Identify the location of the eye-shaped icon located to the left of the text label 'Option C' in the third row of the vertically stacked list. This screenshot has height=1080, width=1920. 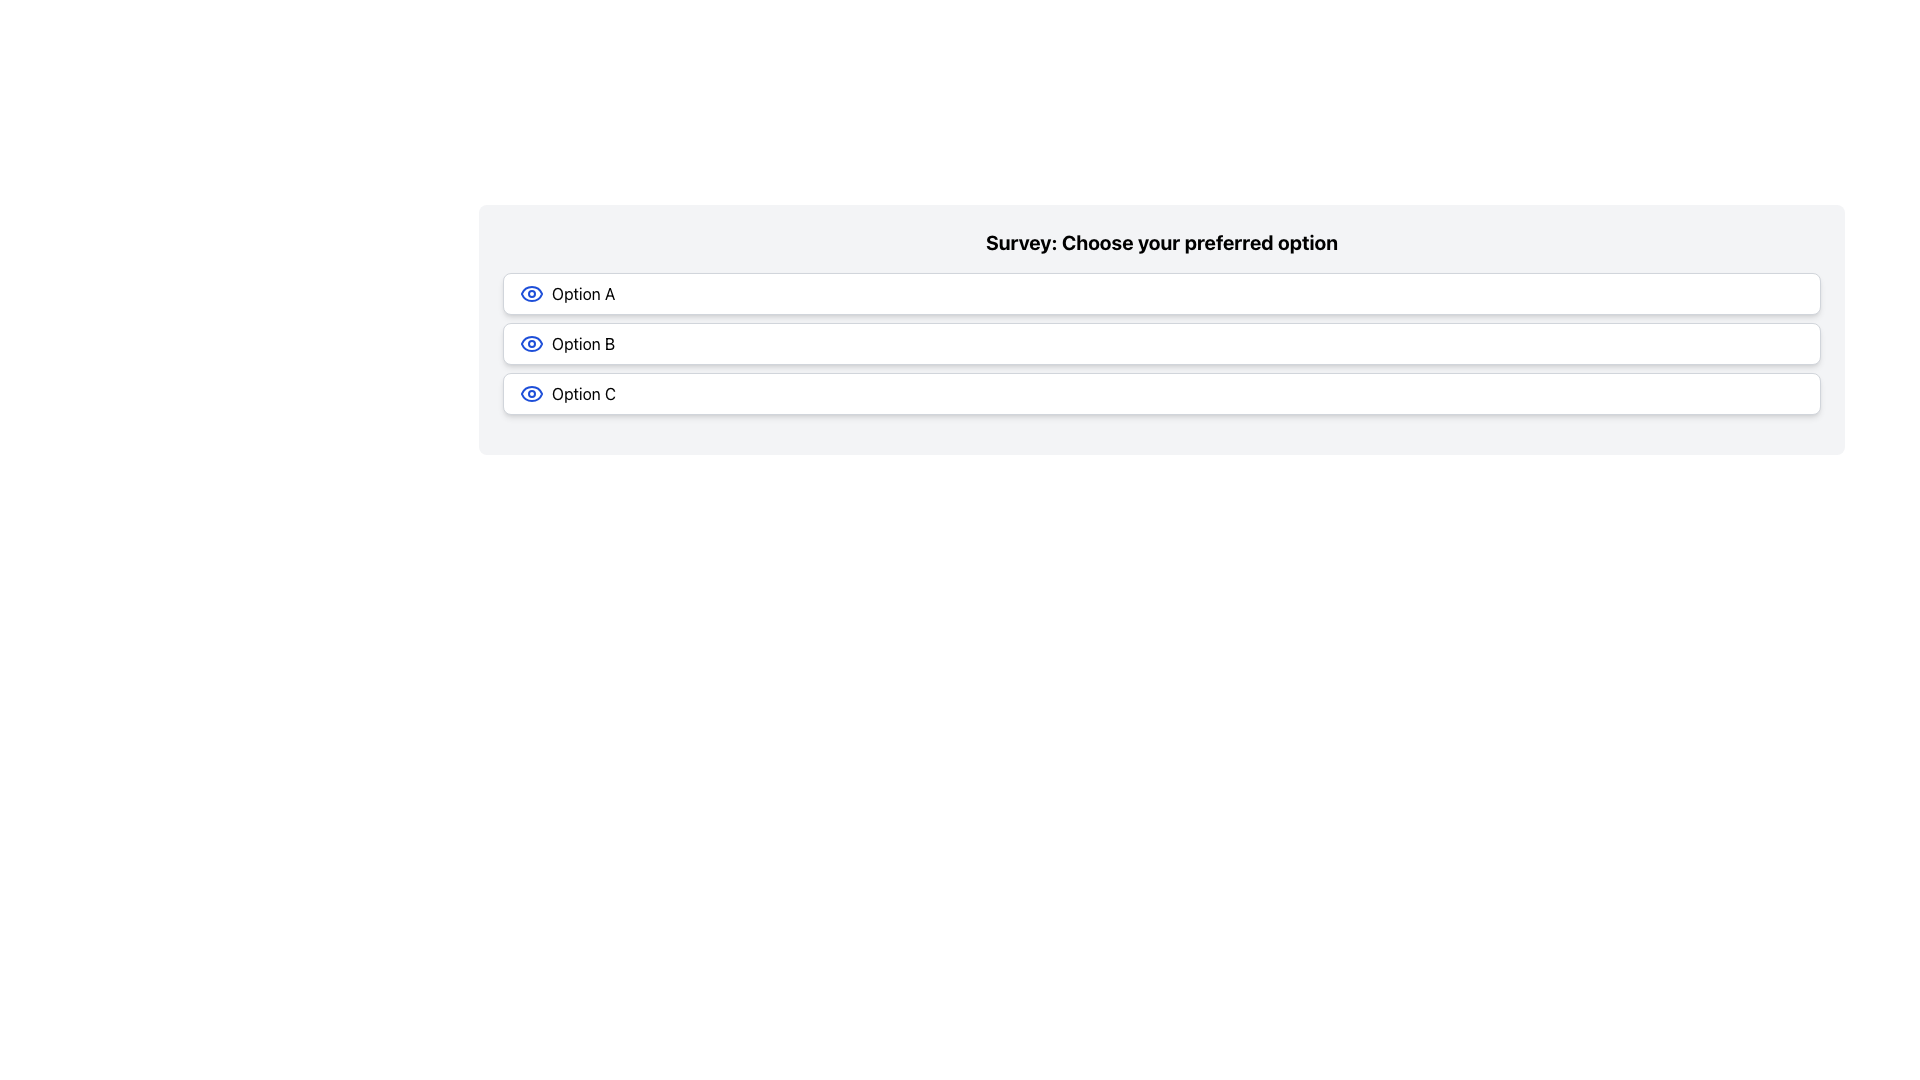
(532, 393).